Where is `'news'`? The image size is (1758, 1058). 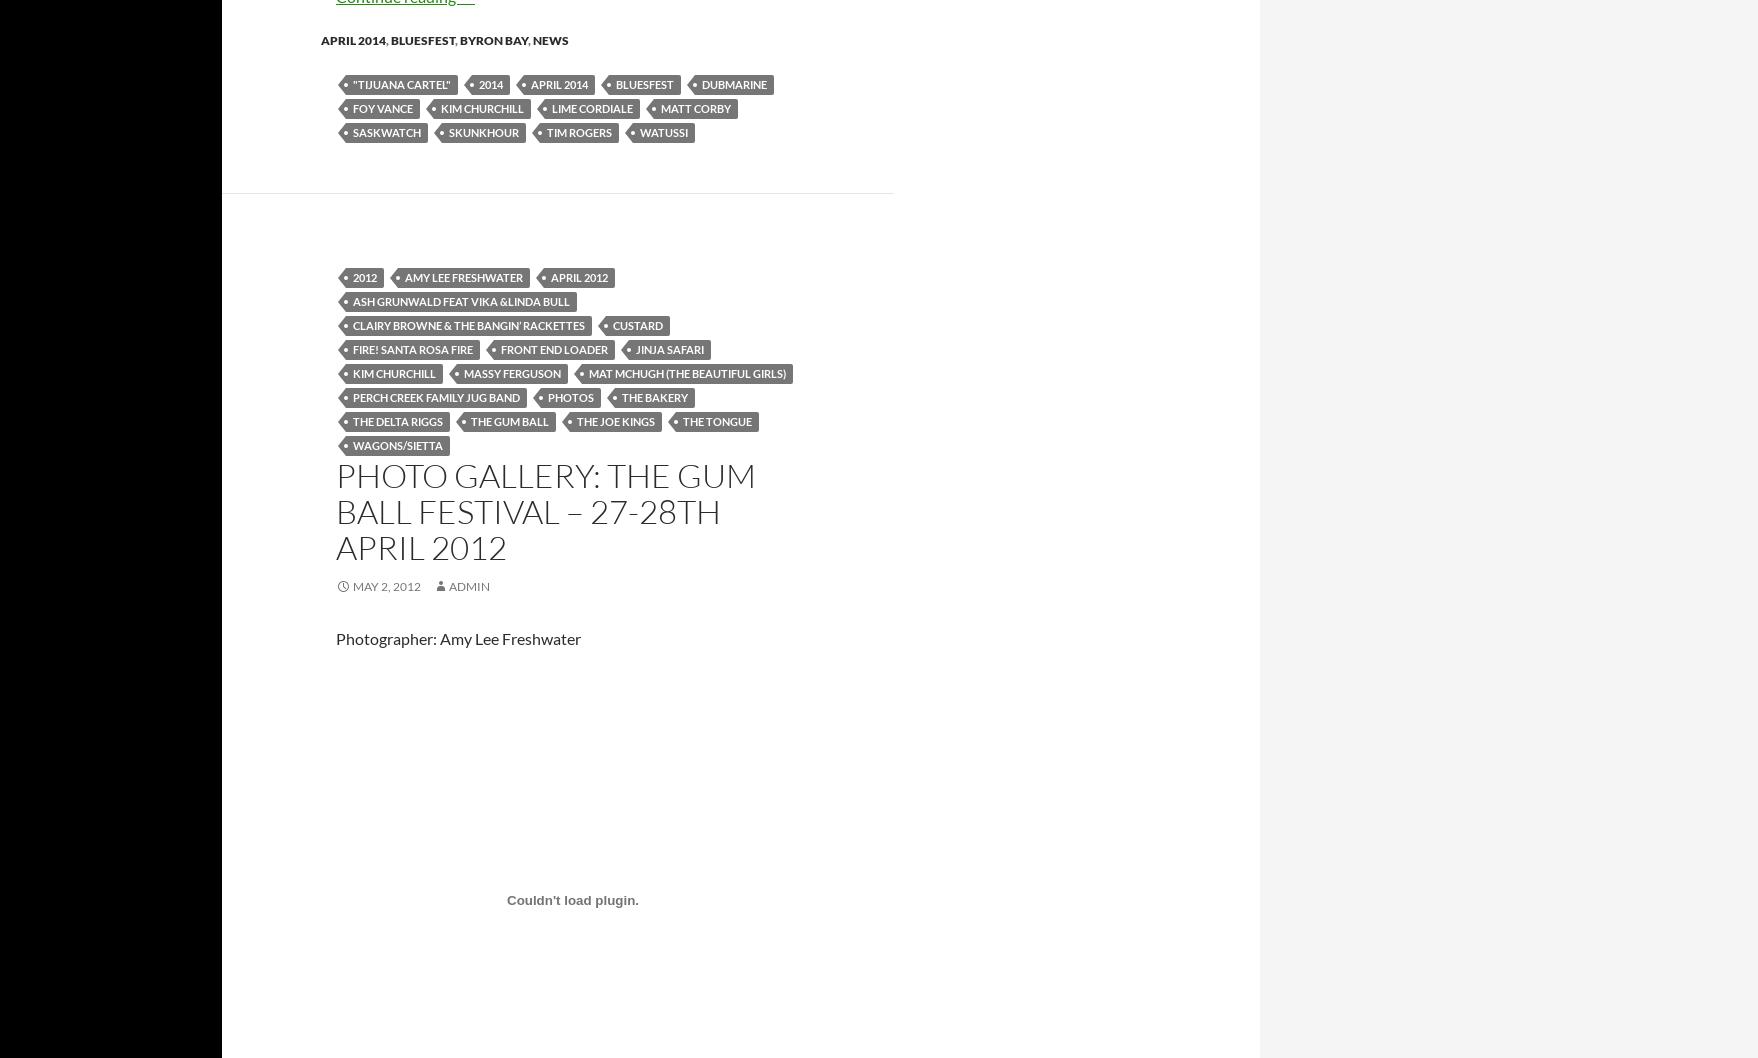 'news' is located at coordinates (549, 39).